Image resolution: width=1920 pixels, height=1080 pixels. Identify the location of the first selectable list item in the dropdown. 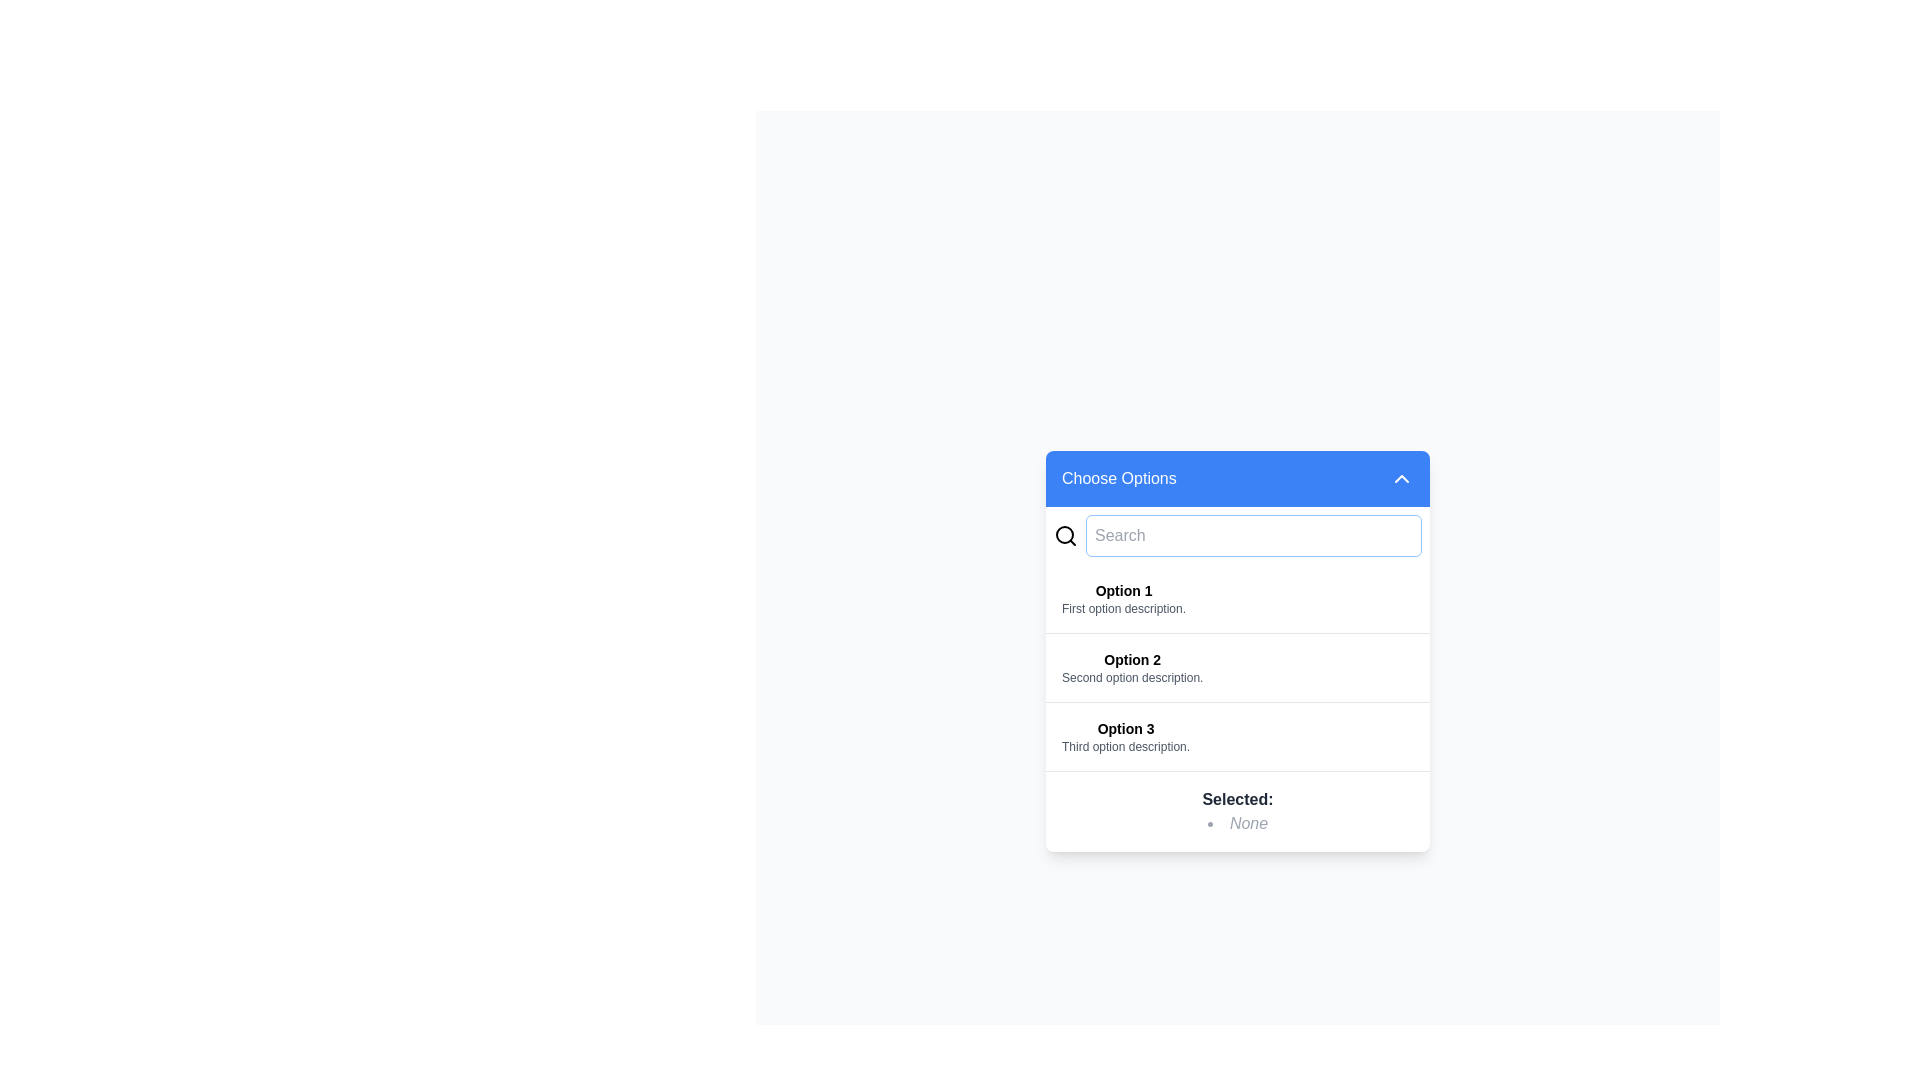
(1237, 597).